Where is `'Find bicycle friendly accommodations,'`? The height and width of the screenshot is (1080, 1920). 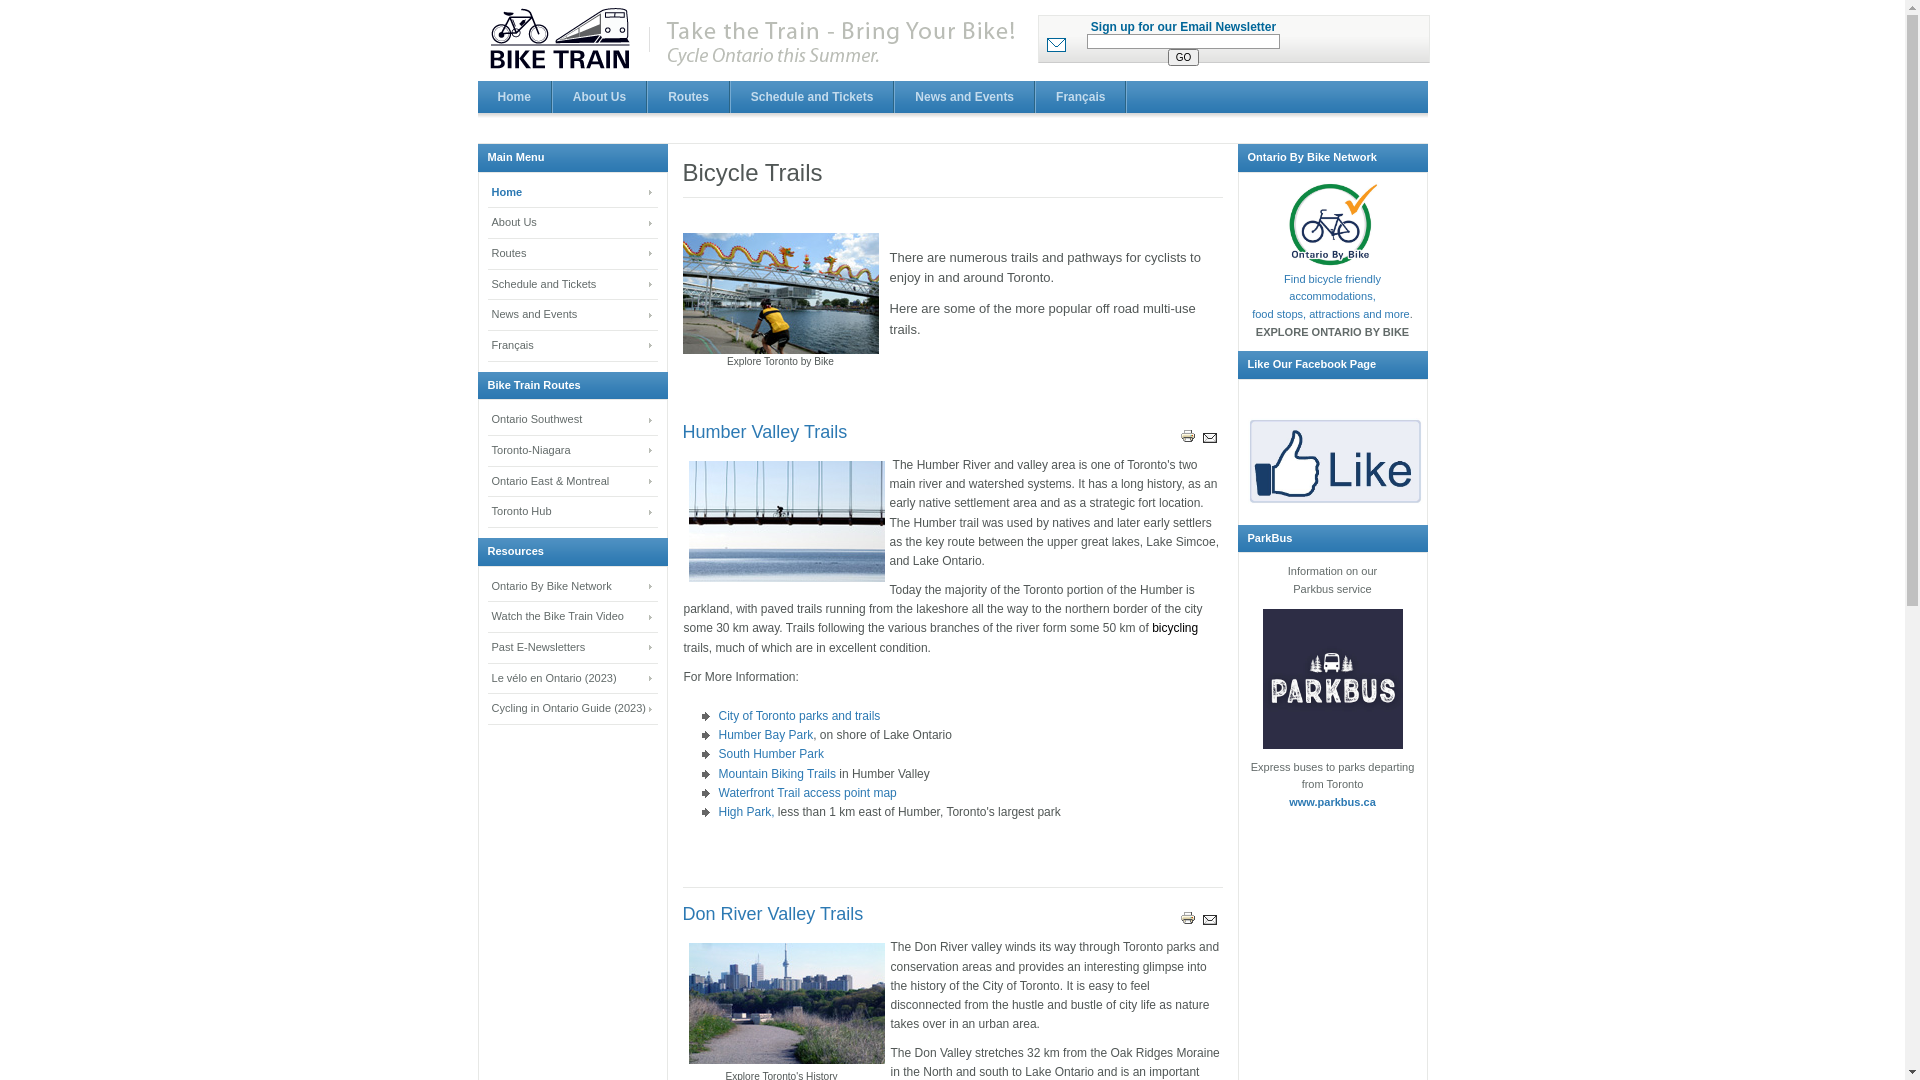
'Find bicycle friendly accommodations,' is located at coordinates (1332, 288).